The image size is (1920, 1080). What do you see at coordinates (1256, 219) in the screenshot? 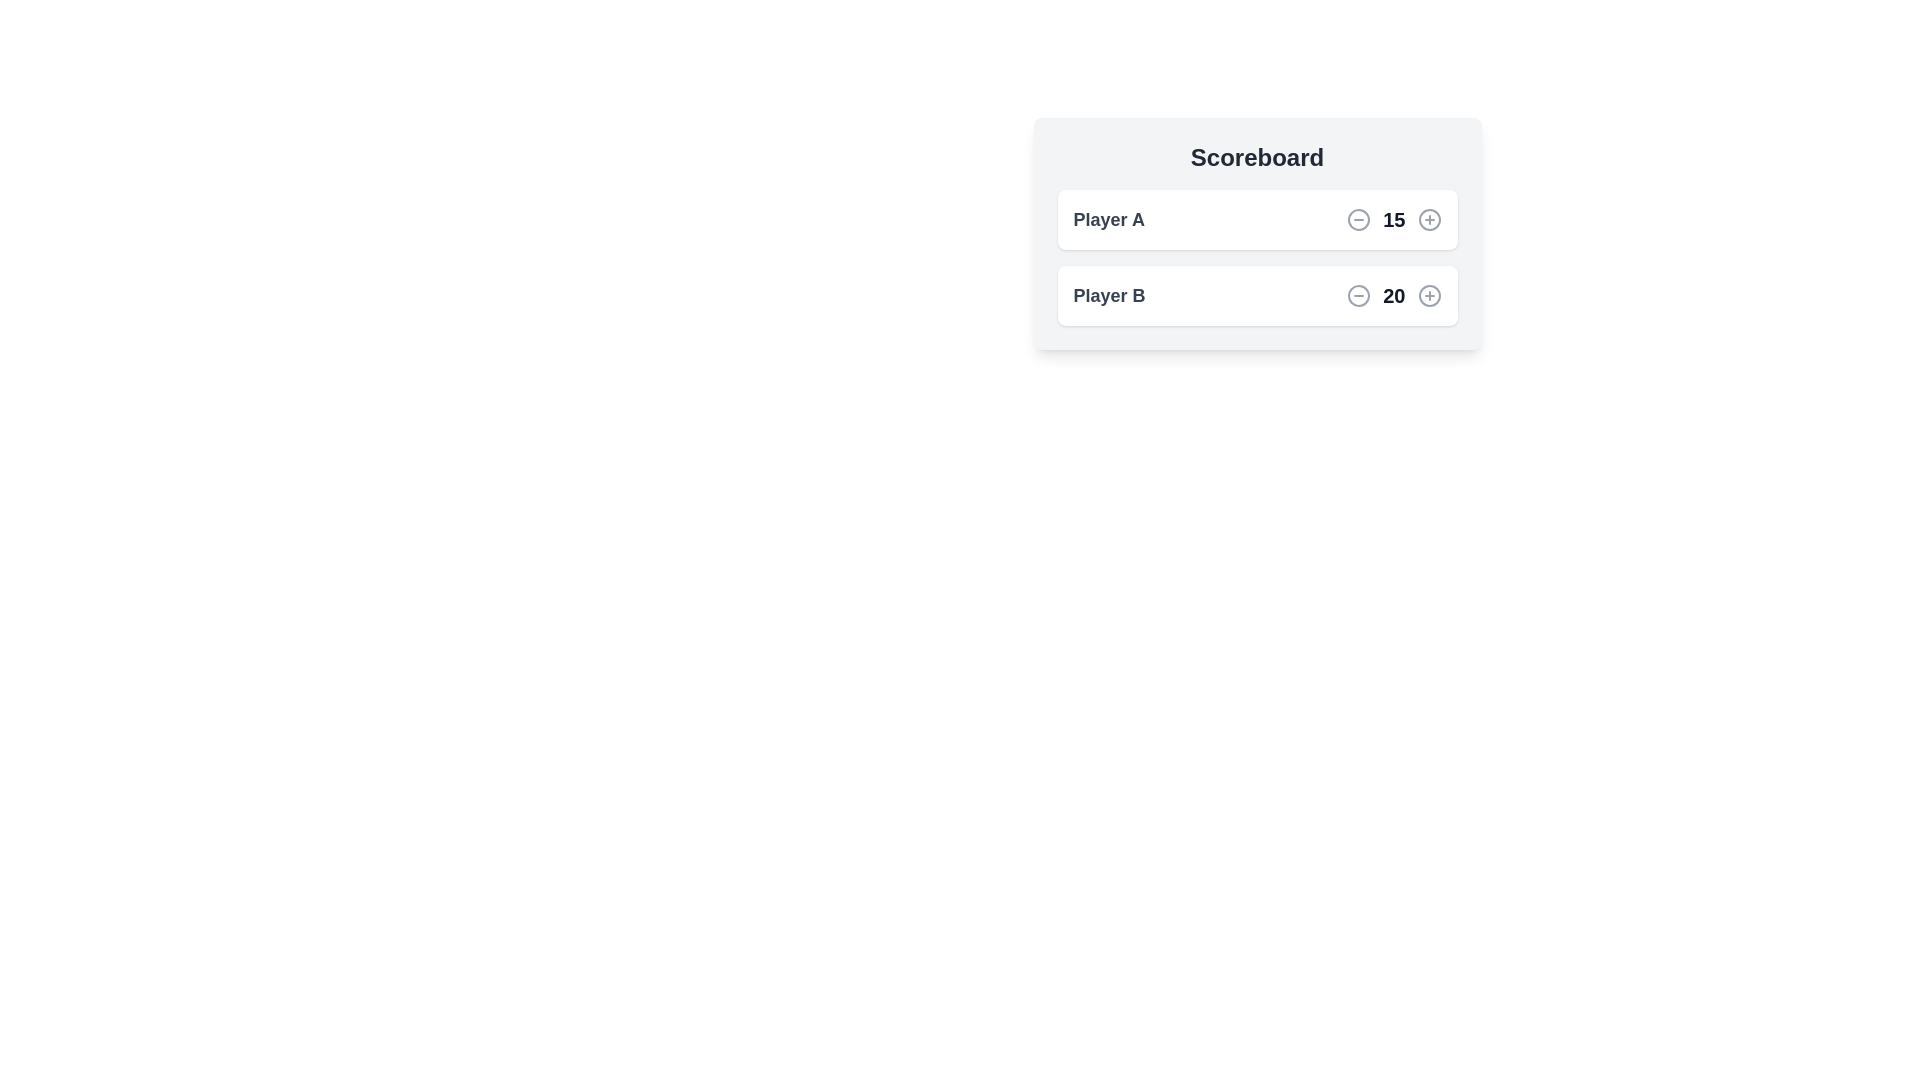
I see `player name 'Player A' and the score '15' from the composite UI component that includes interactive buttons for score adjustment, positioned at the top of the scoreboard list` at bounding box center [1256, 219].